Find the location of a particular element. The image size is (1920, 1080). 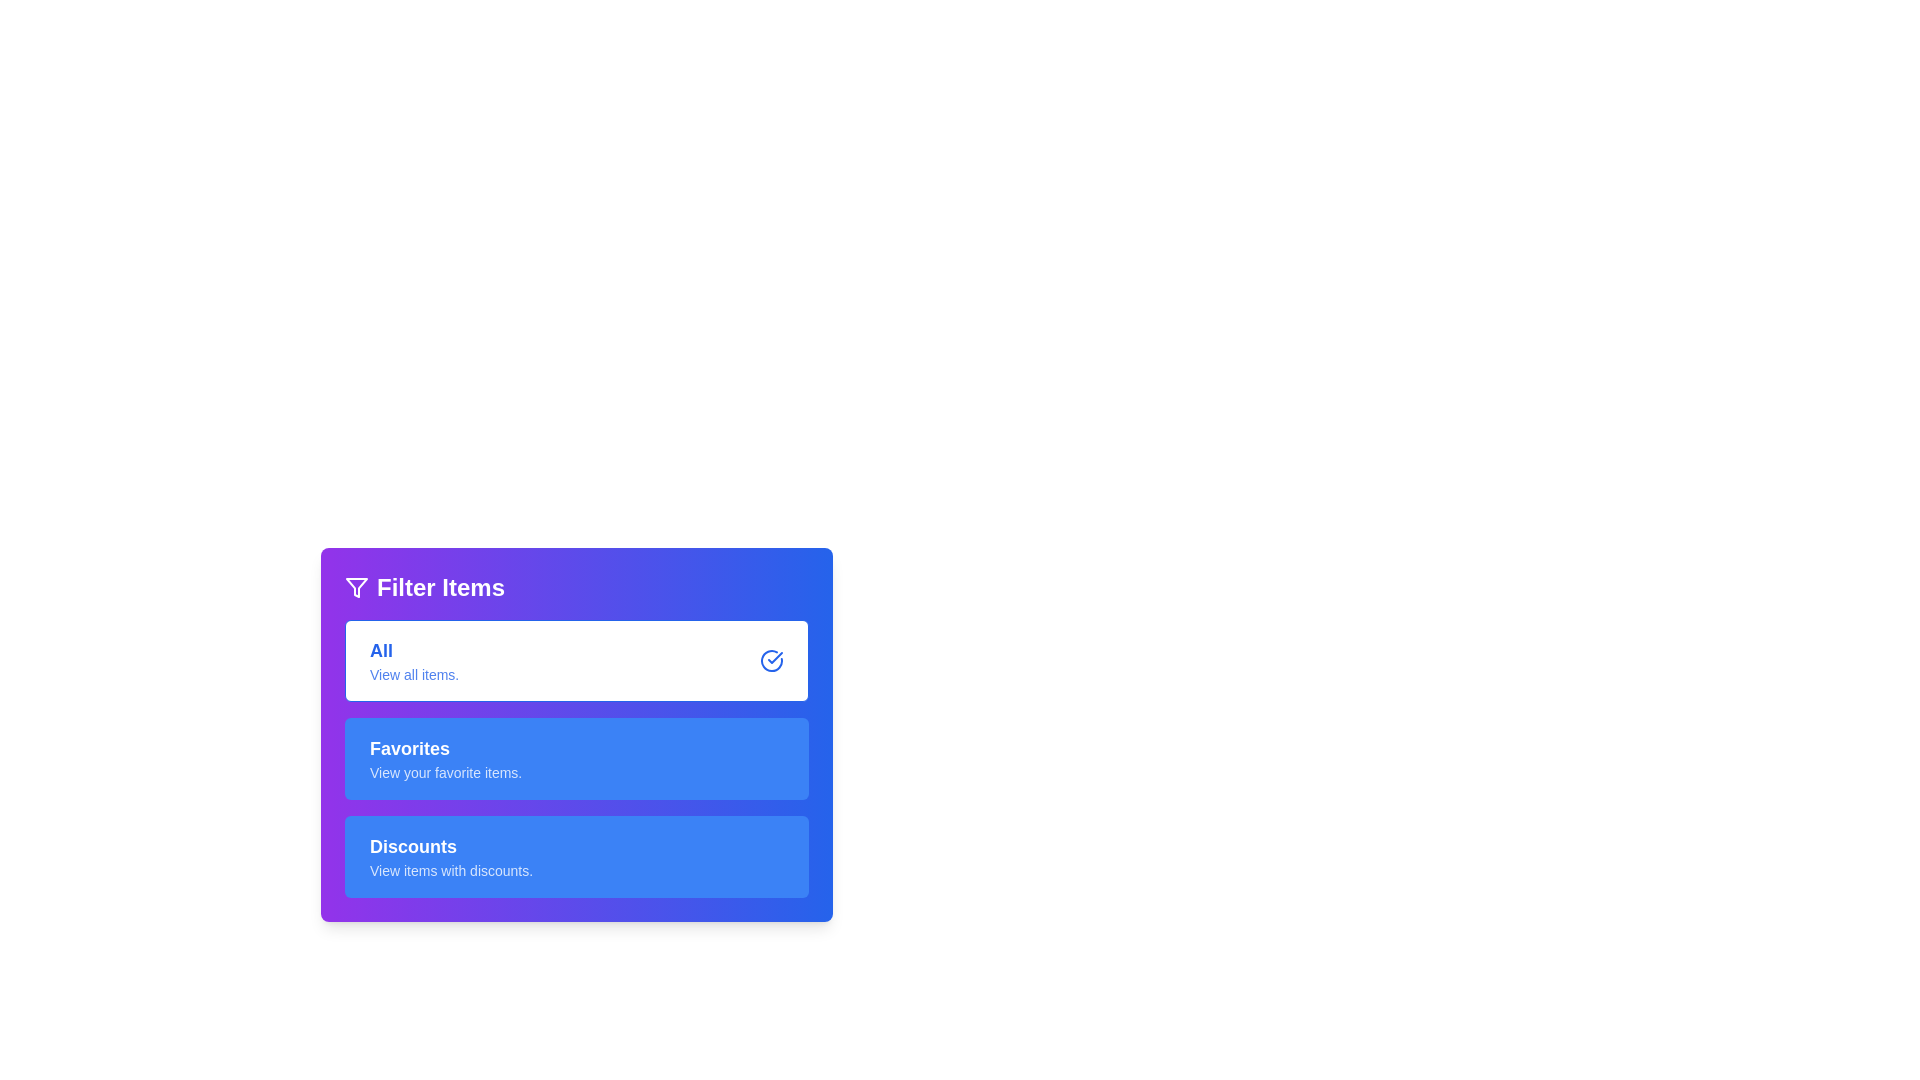

the 'Favorites' filter option located as the second entry in the filter menu to update the display to show only favorite items is located at coordinates (445, 759).